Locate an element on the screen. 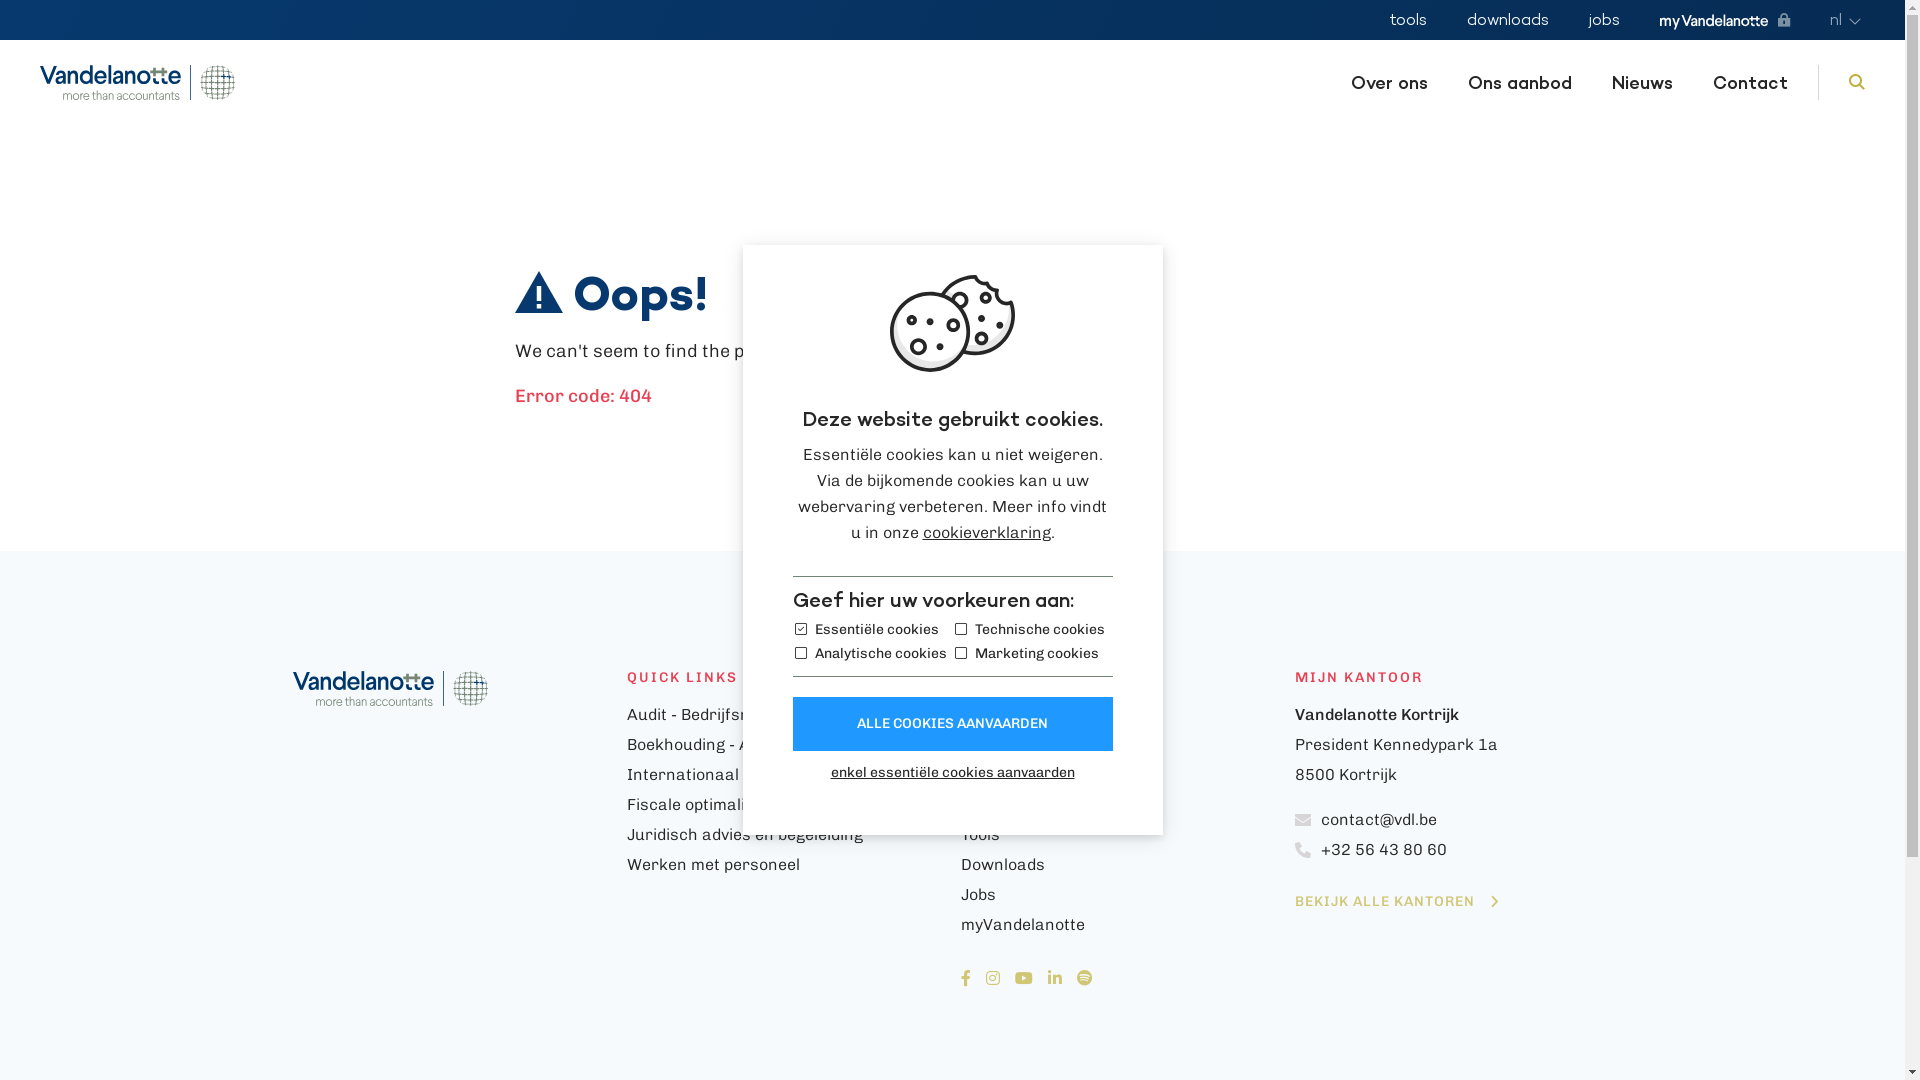 The width and height of the screenshot is (1920, 1080). 'ALLE COOKIES AANVAARDEN' is located at coordinates (950, 724).